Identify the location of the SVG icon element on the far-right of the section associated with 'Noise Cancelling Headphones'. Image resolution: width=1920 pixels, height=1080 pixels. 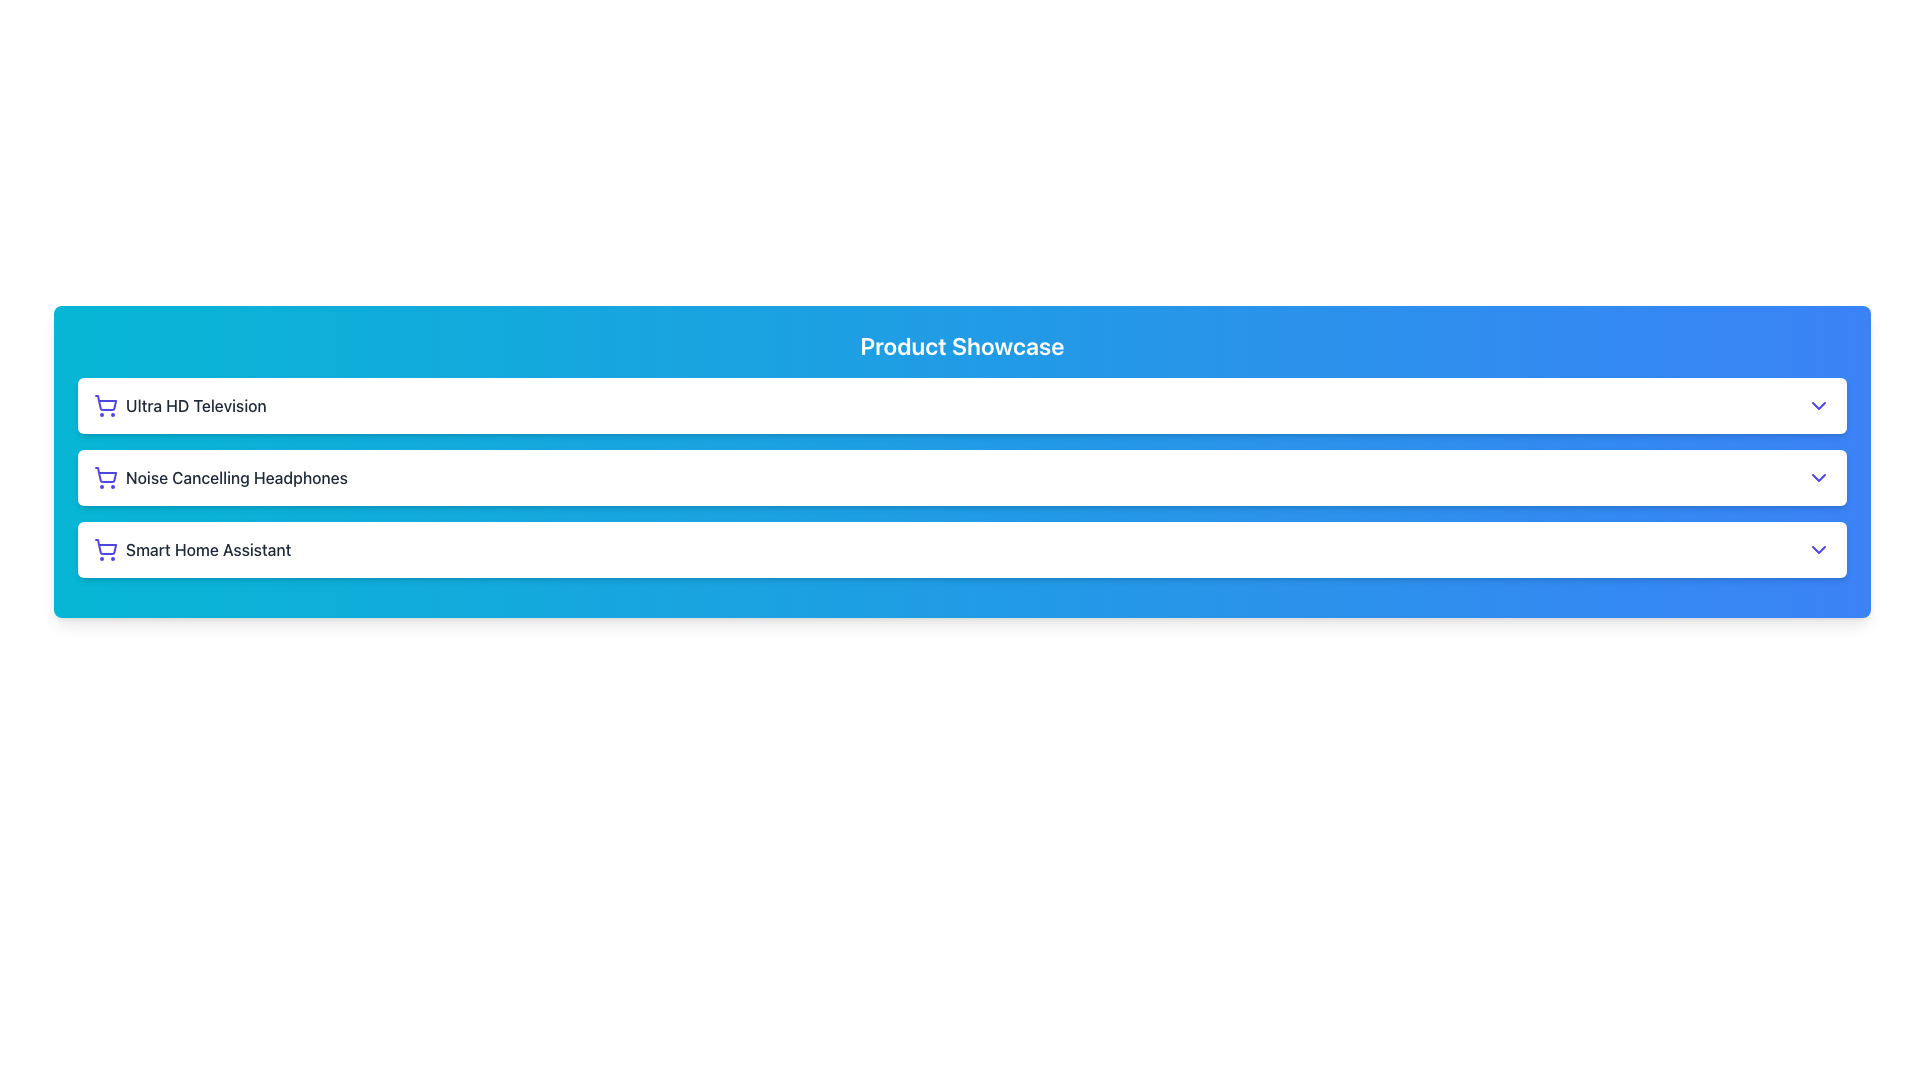
(1819, 478).